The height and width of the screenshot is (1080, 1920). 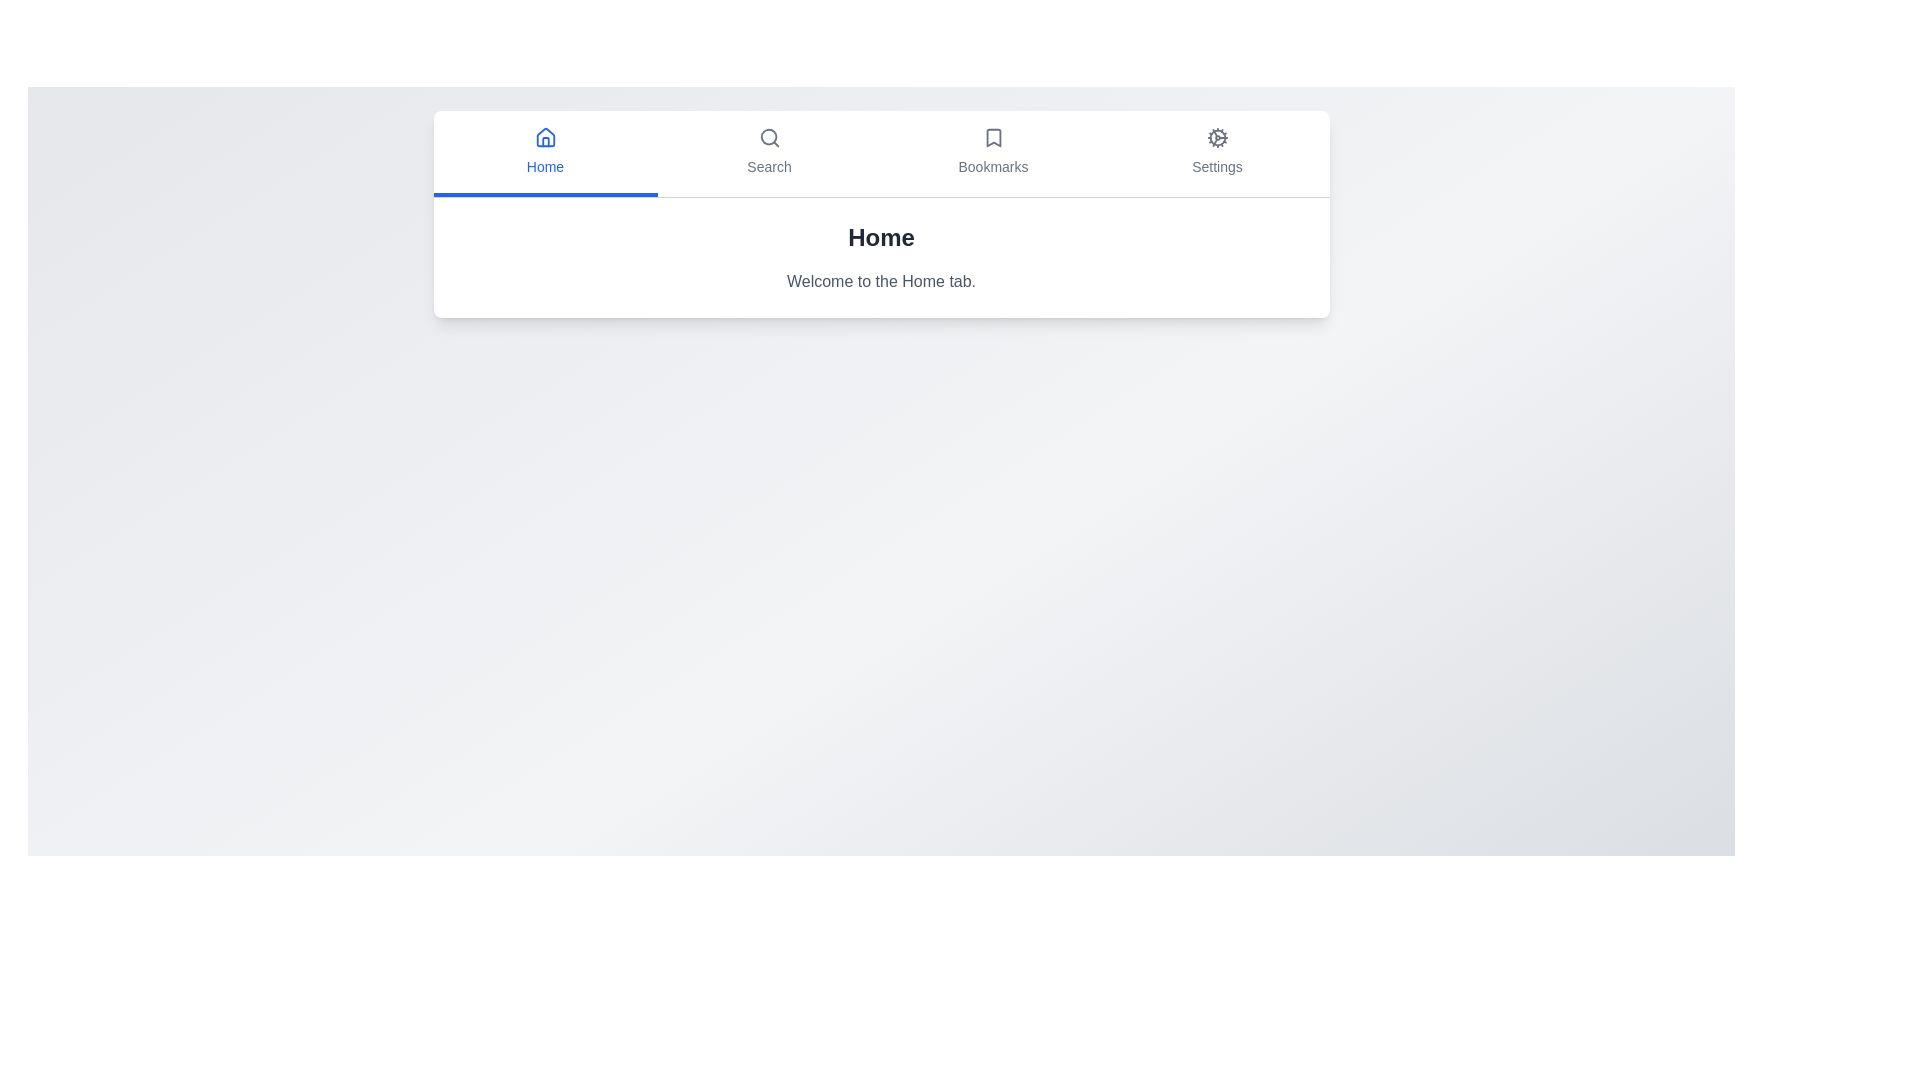 What do you see at coordinates (993, 153) in the screenshot?
I see `the Bookmarks tab by clicking on its button` at bounding box center [993, 153].